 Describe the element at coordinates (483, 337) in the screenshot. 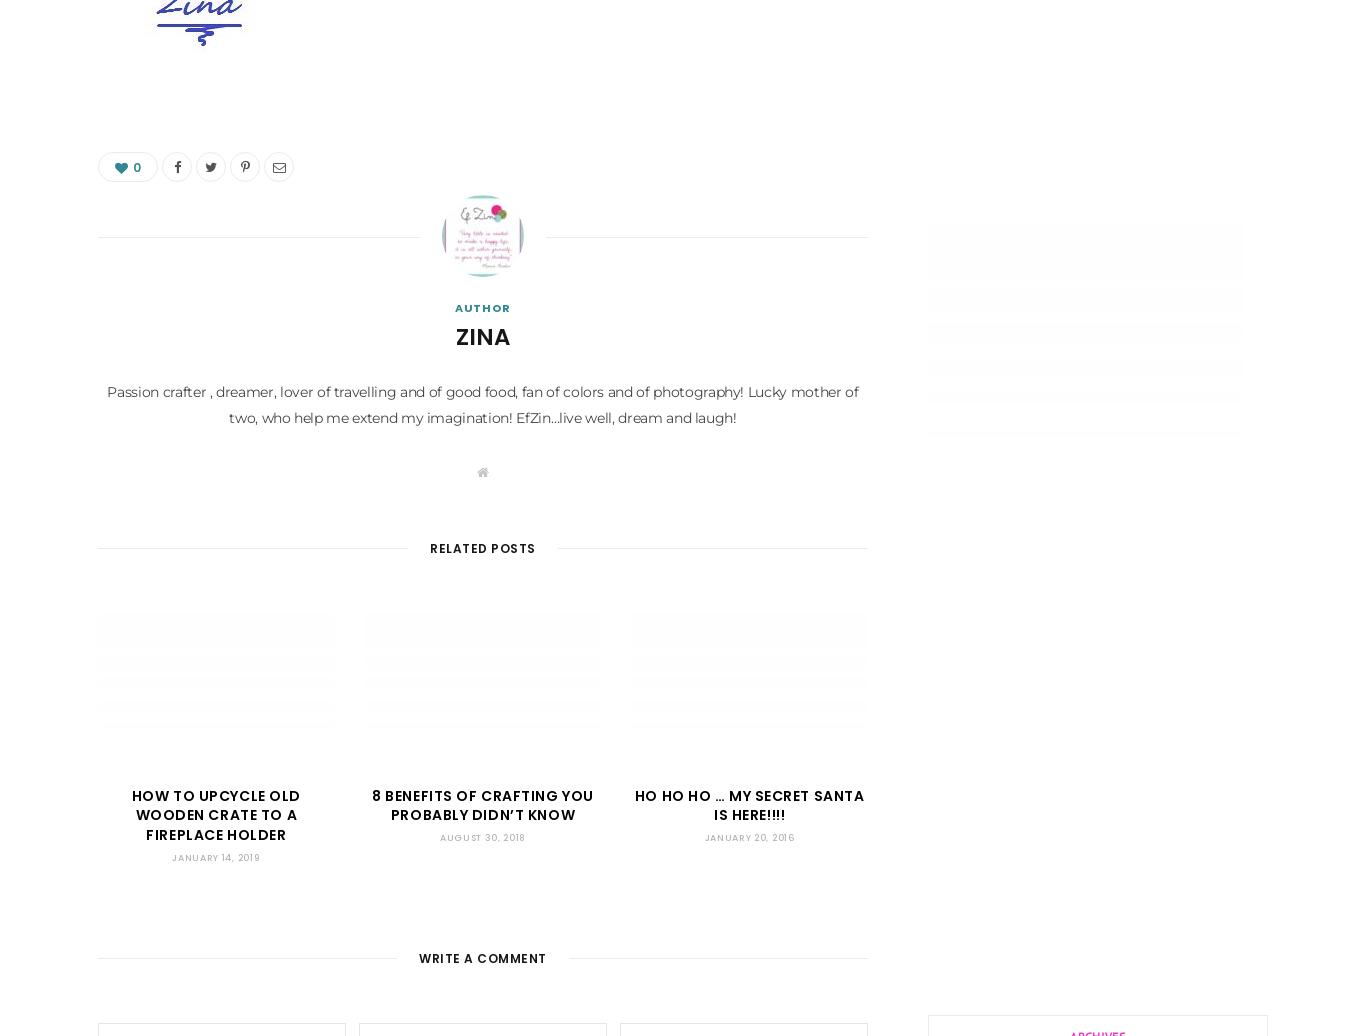

I see `'ZINA'` at that location.